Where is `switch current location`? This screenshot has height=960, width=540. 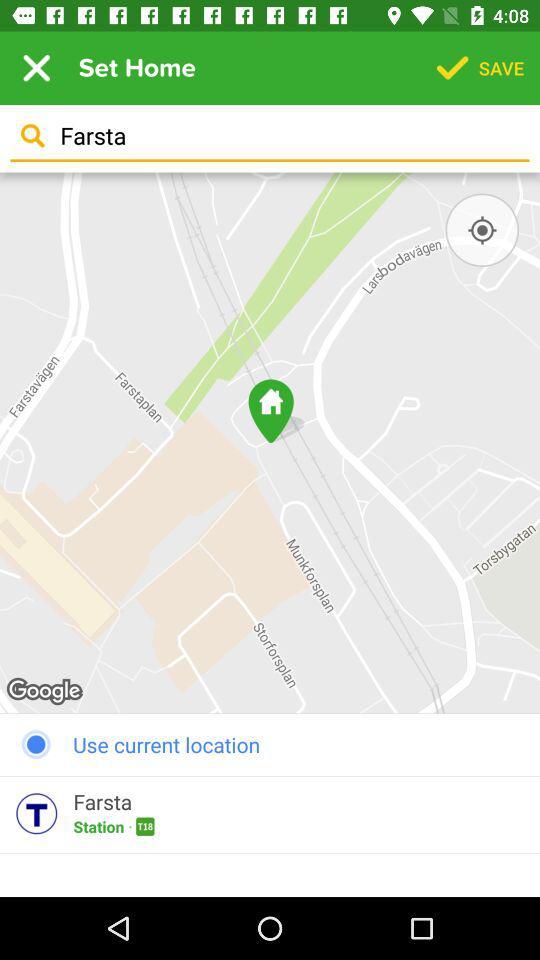
switch current location is located at coordinates (481, 230).